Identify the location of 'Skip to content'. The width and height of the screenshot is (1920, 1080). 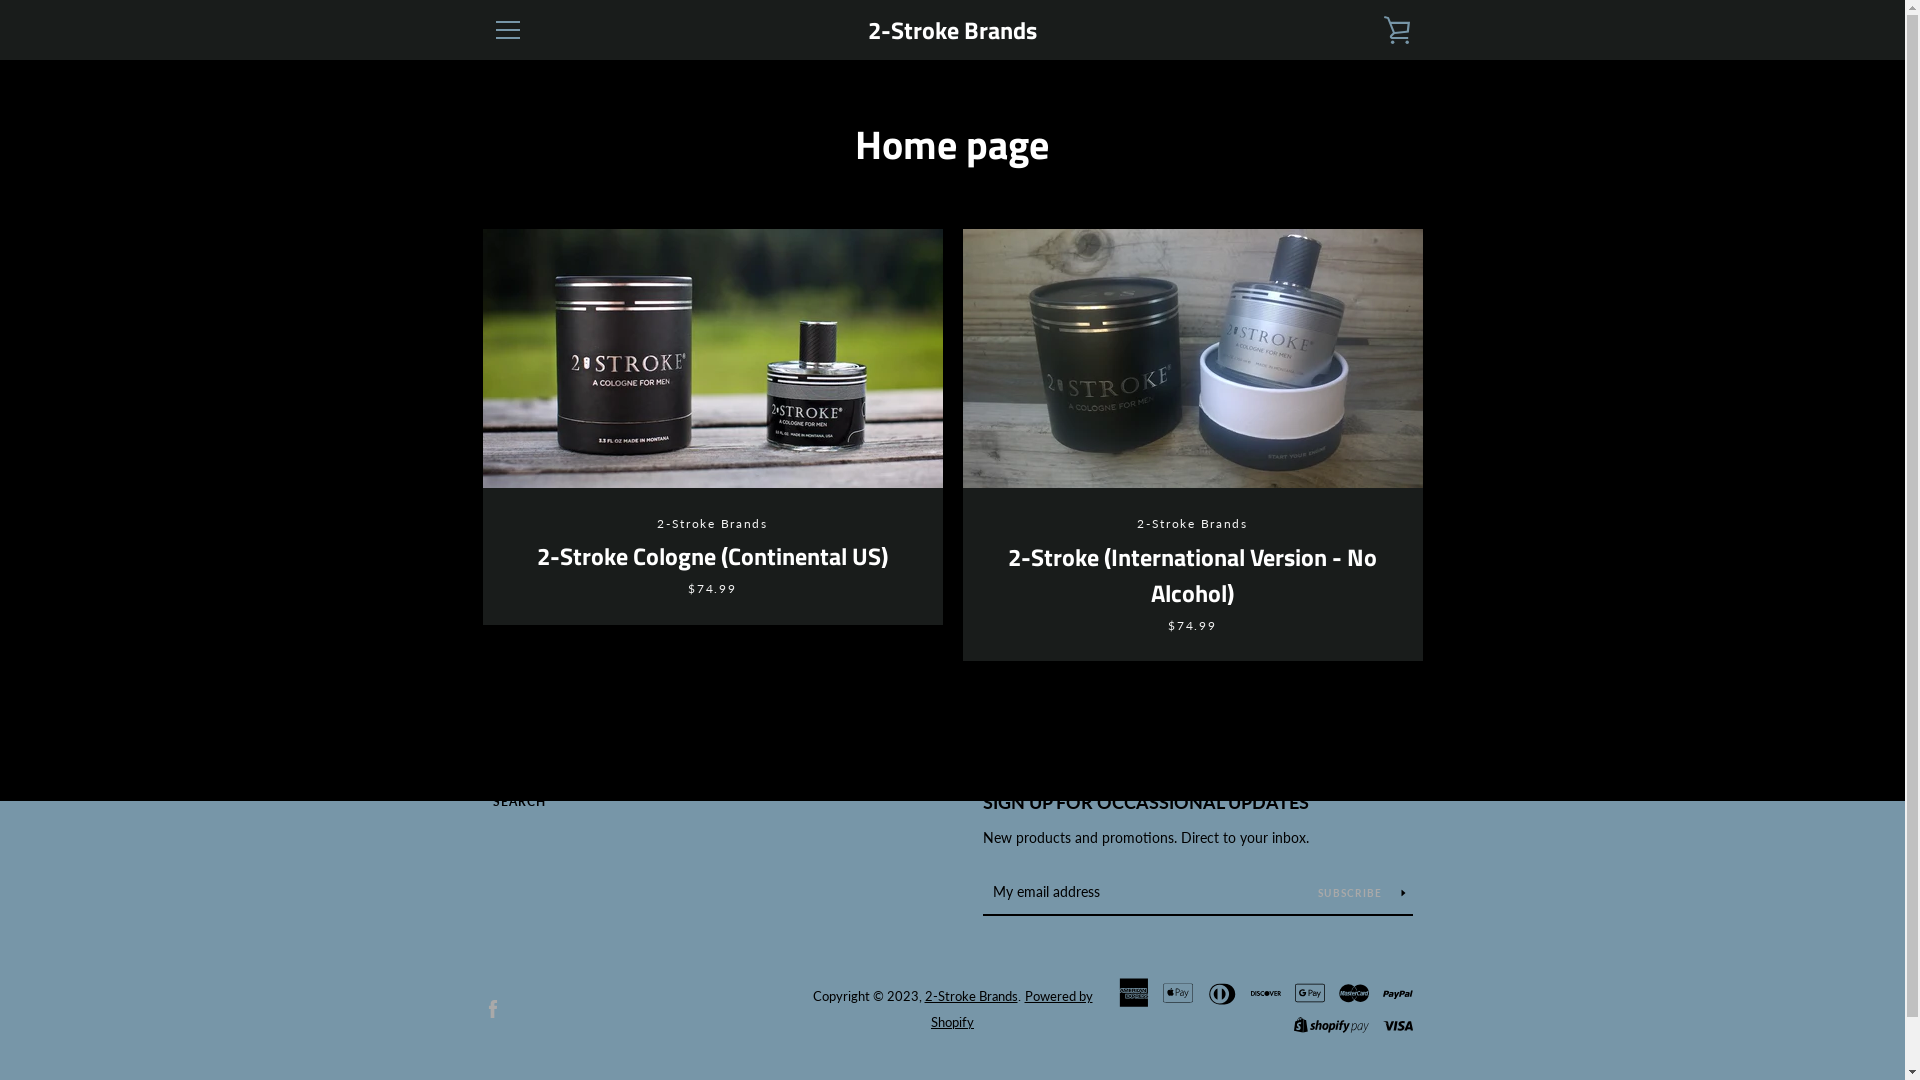
(0, 0).